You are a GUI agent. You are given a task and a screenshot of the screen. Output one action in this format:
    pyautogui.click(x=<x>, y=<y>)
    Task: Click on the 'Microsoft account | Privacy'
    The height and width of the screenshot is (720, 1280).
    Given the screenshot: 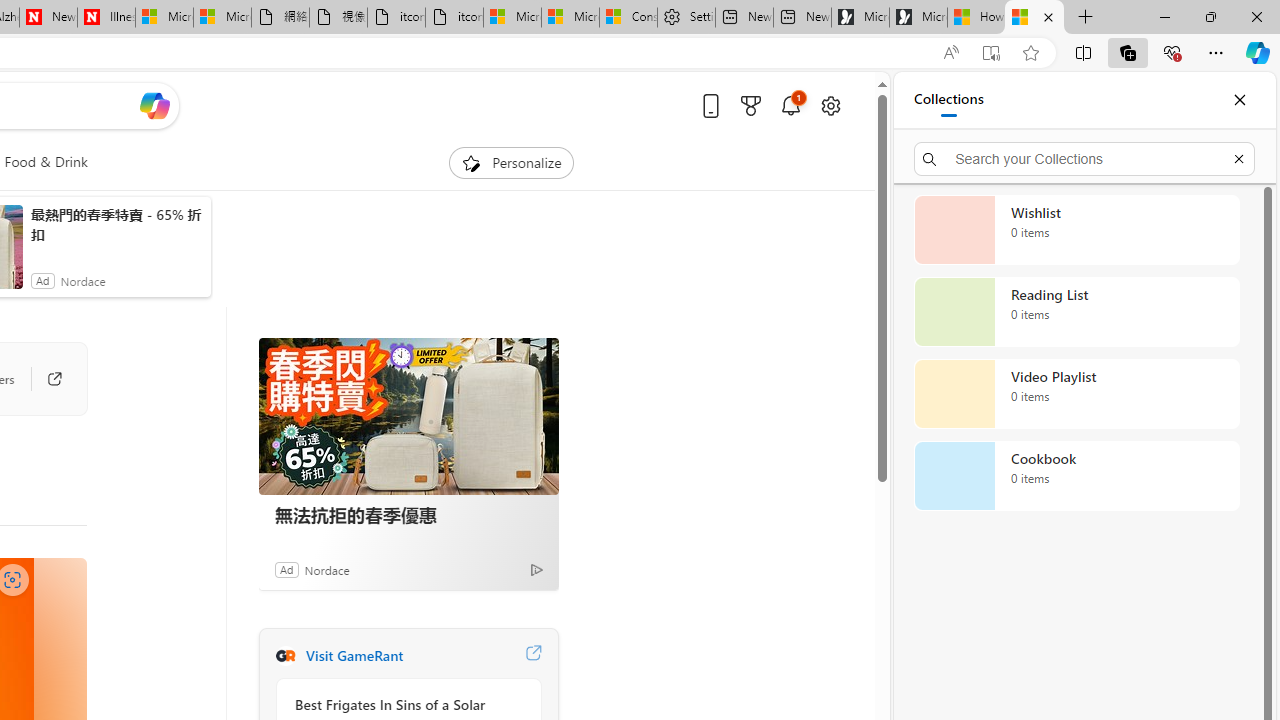 What is the action you would take?
    pyautogui.click(x=569, y=17)
    